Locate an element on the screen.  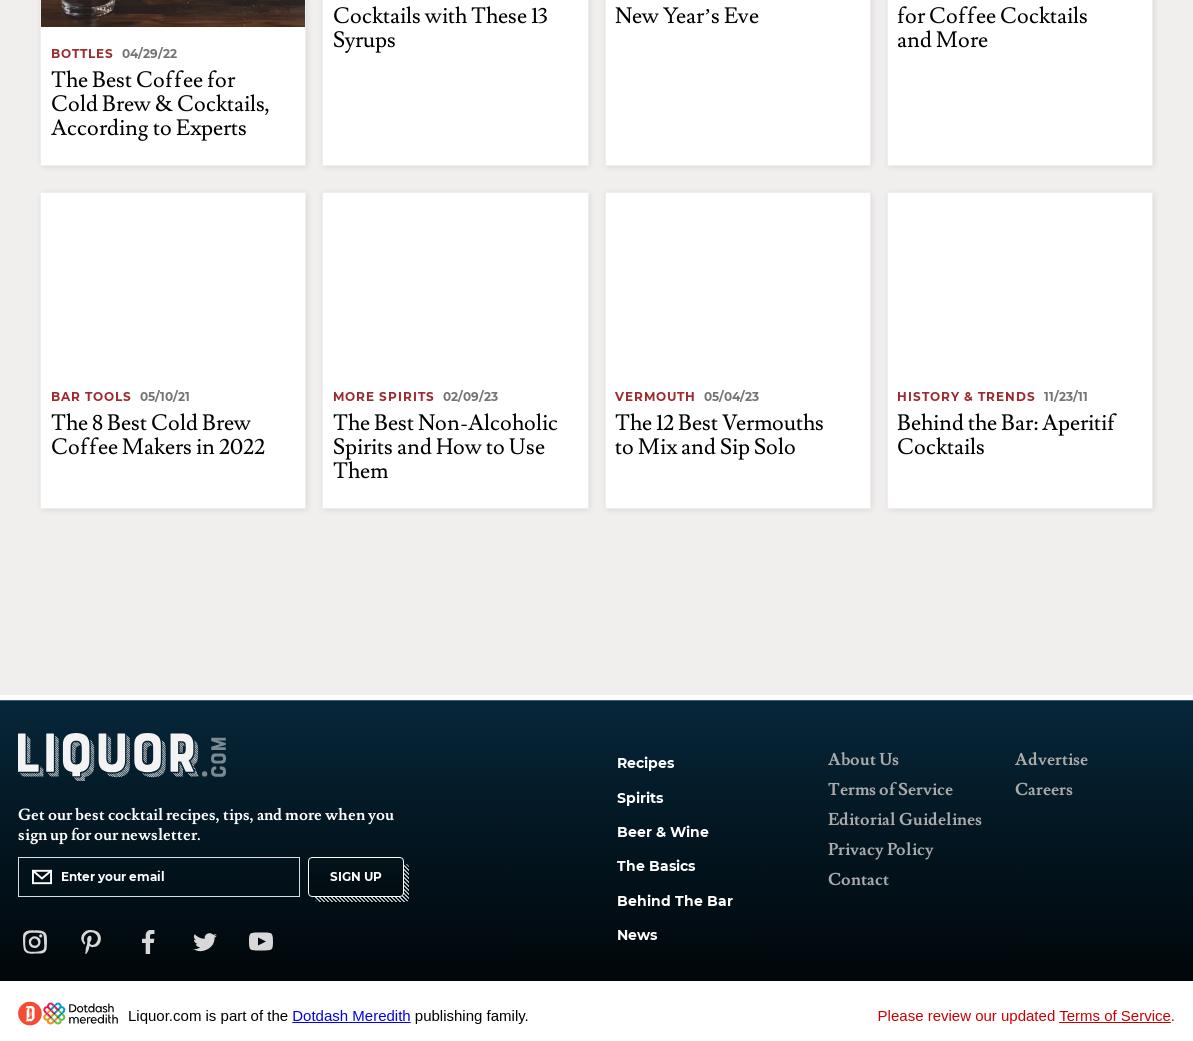
'Please review our updated' is located at coordinates (876, 1015).